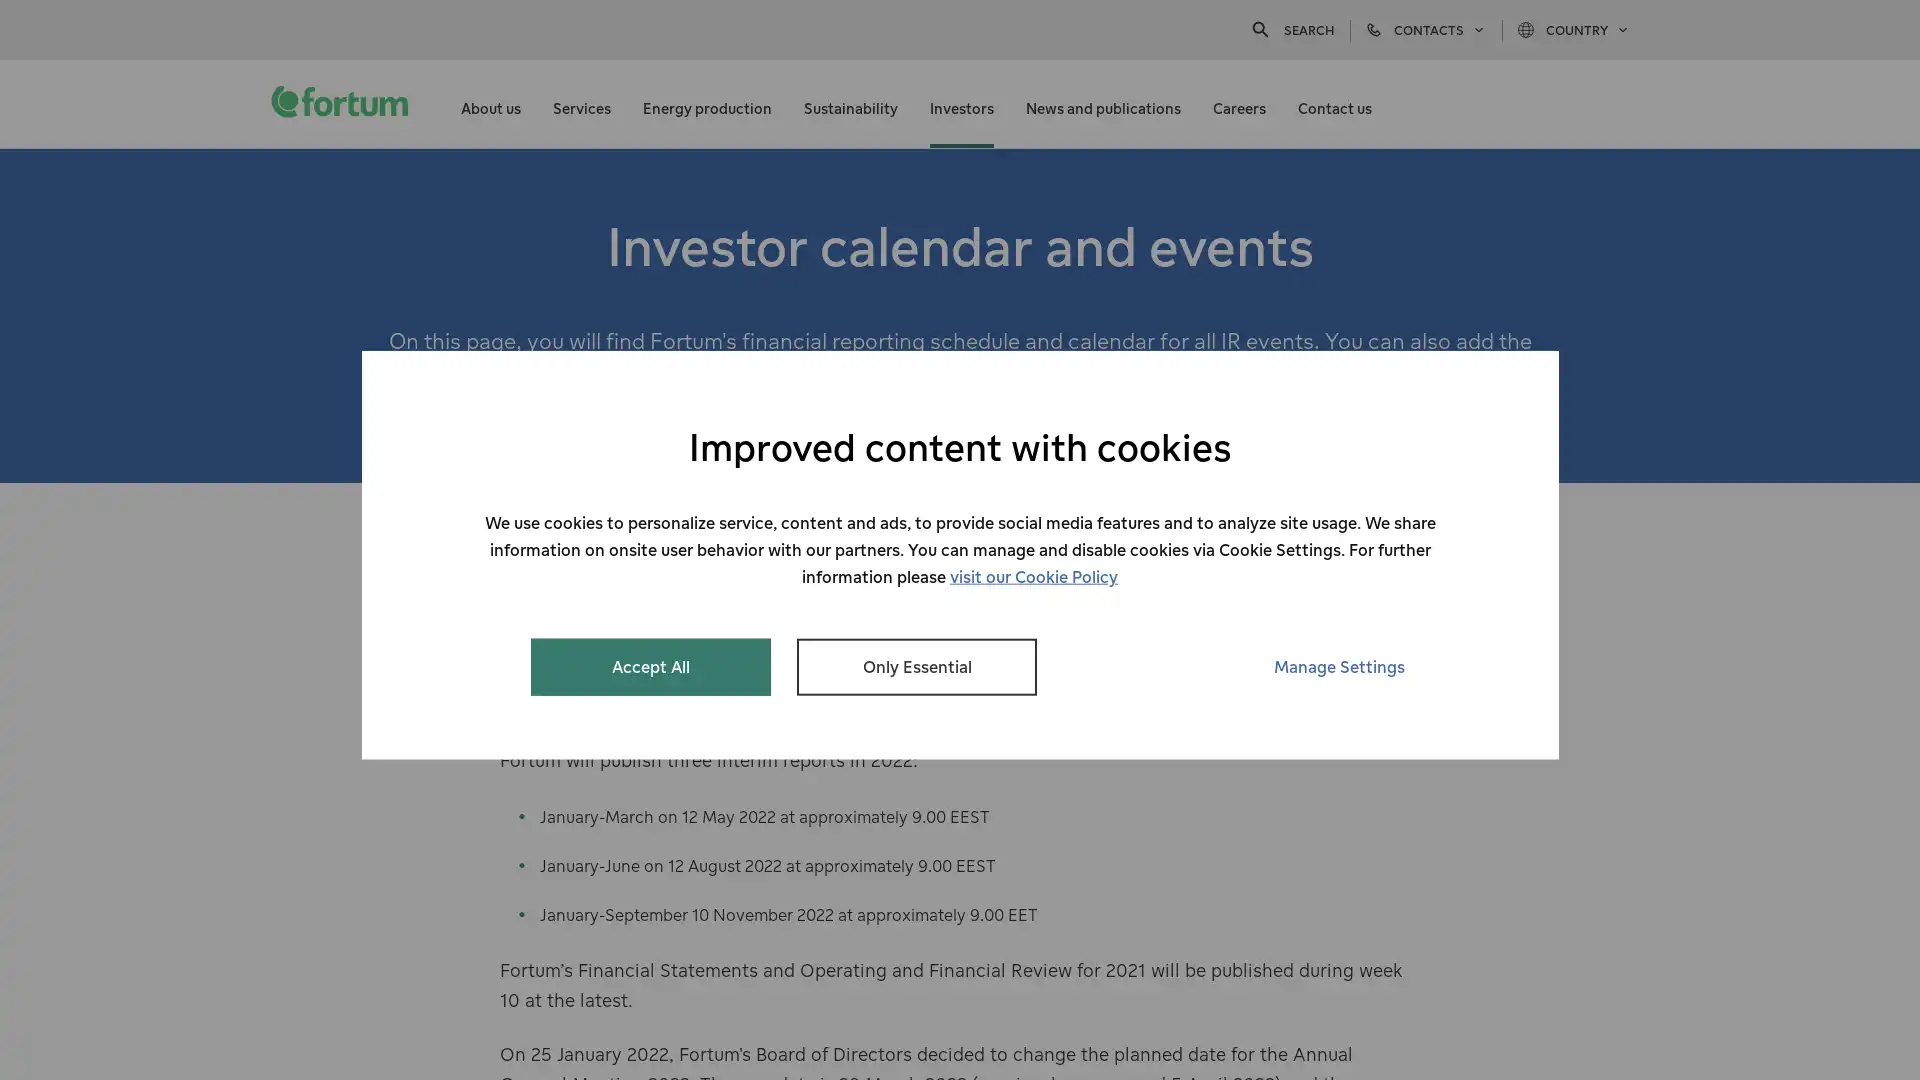 Image resolution: width=1920 pixels, height=1080 pixels. Describe the element at coordinates (1338, 666) in the screenshot. I see `Manage Settings` at that location.